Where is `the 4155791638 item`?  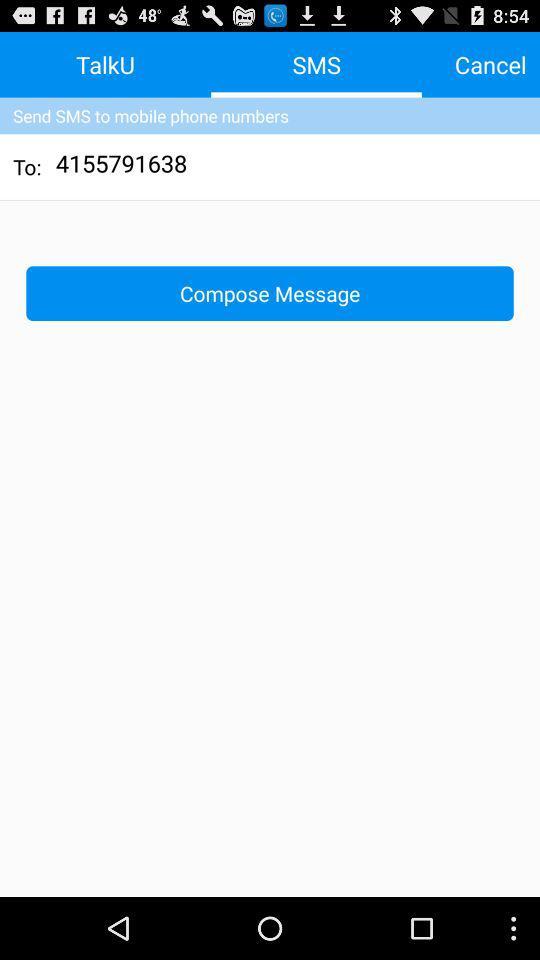 the 4155791638 item is located at coordinates (122, 165).